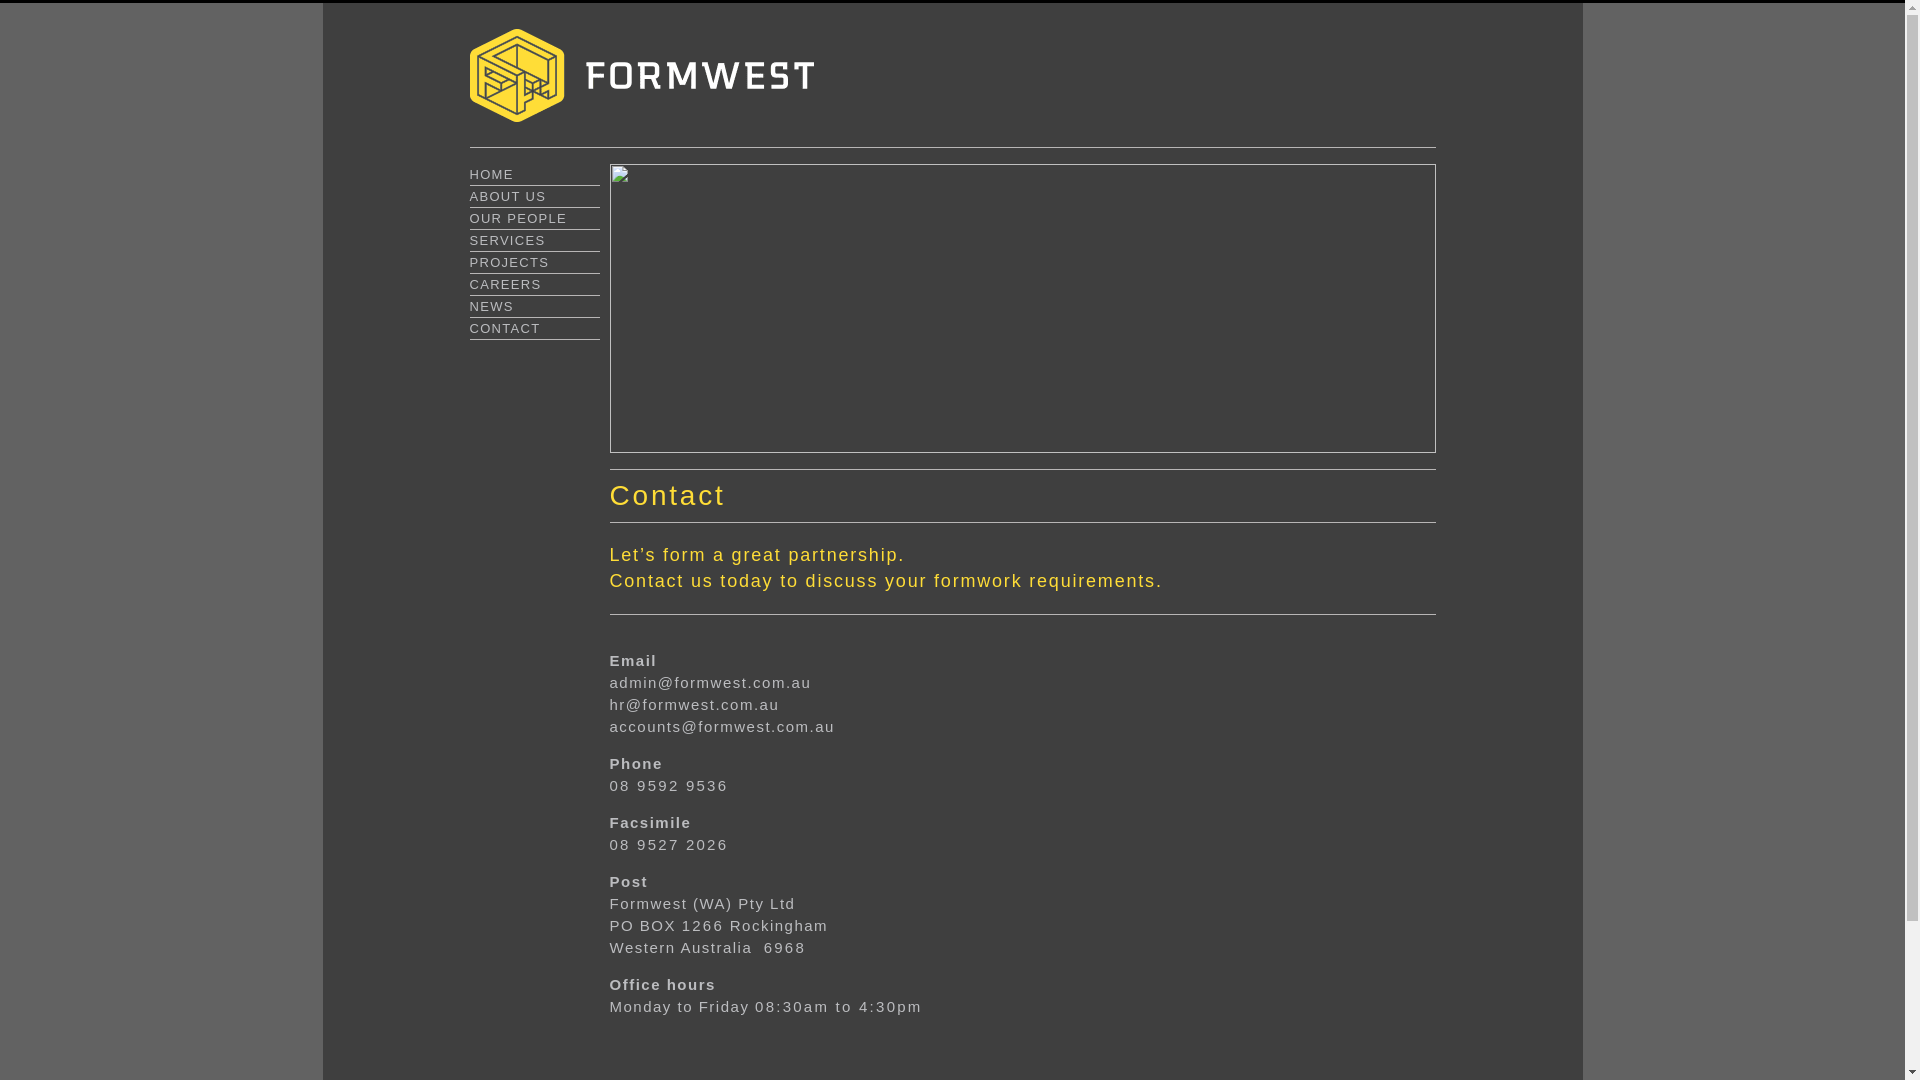  I want to click on 'PROJECTS', so click(509, 258).